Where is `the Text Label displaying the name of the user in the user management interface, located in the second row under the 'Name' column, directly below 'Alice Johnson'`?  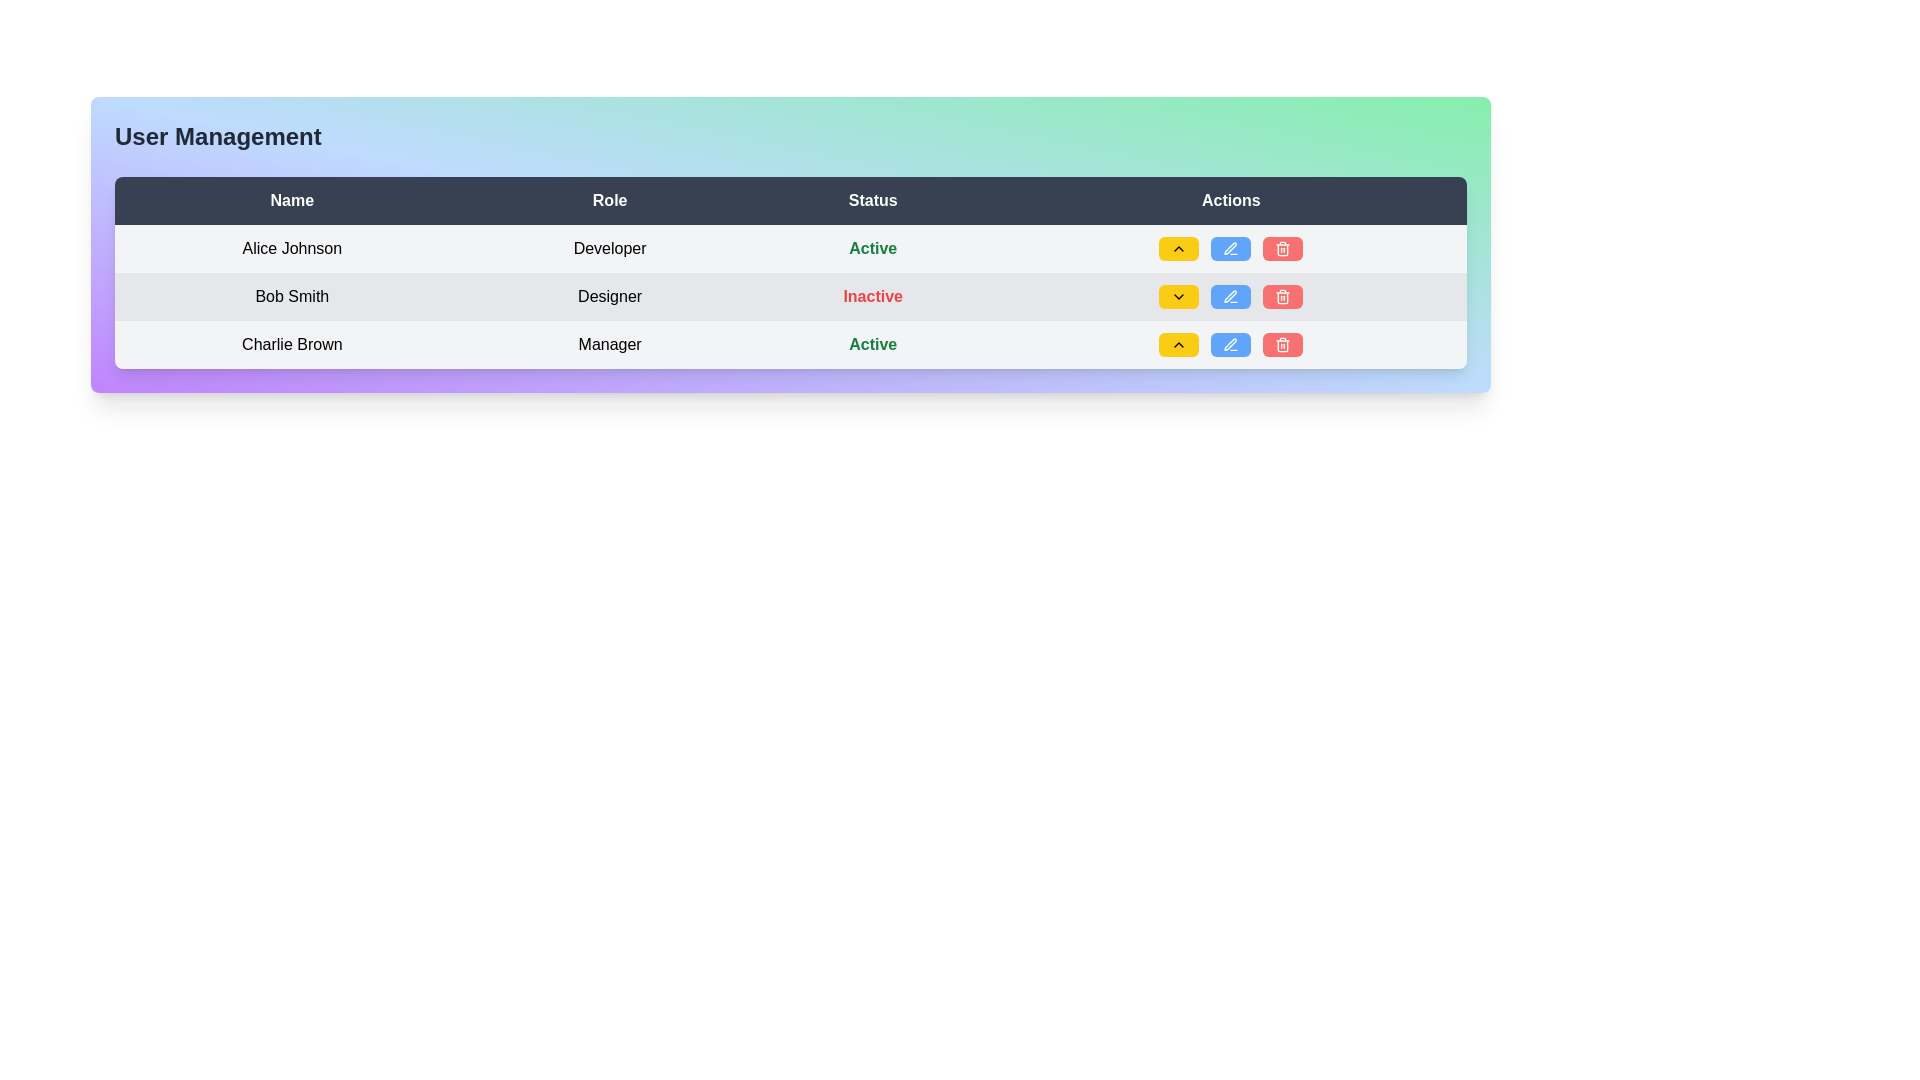
the Text Label displaying the name of the user in the user management interface, located in the second row under the 'Name' column, directly below 'Alice Johnson' is located at coordinates (291, 297).